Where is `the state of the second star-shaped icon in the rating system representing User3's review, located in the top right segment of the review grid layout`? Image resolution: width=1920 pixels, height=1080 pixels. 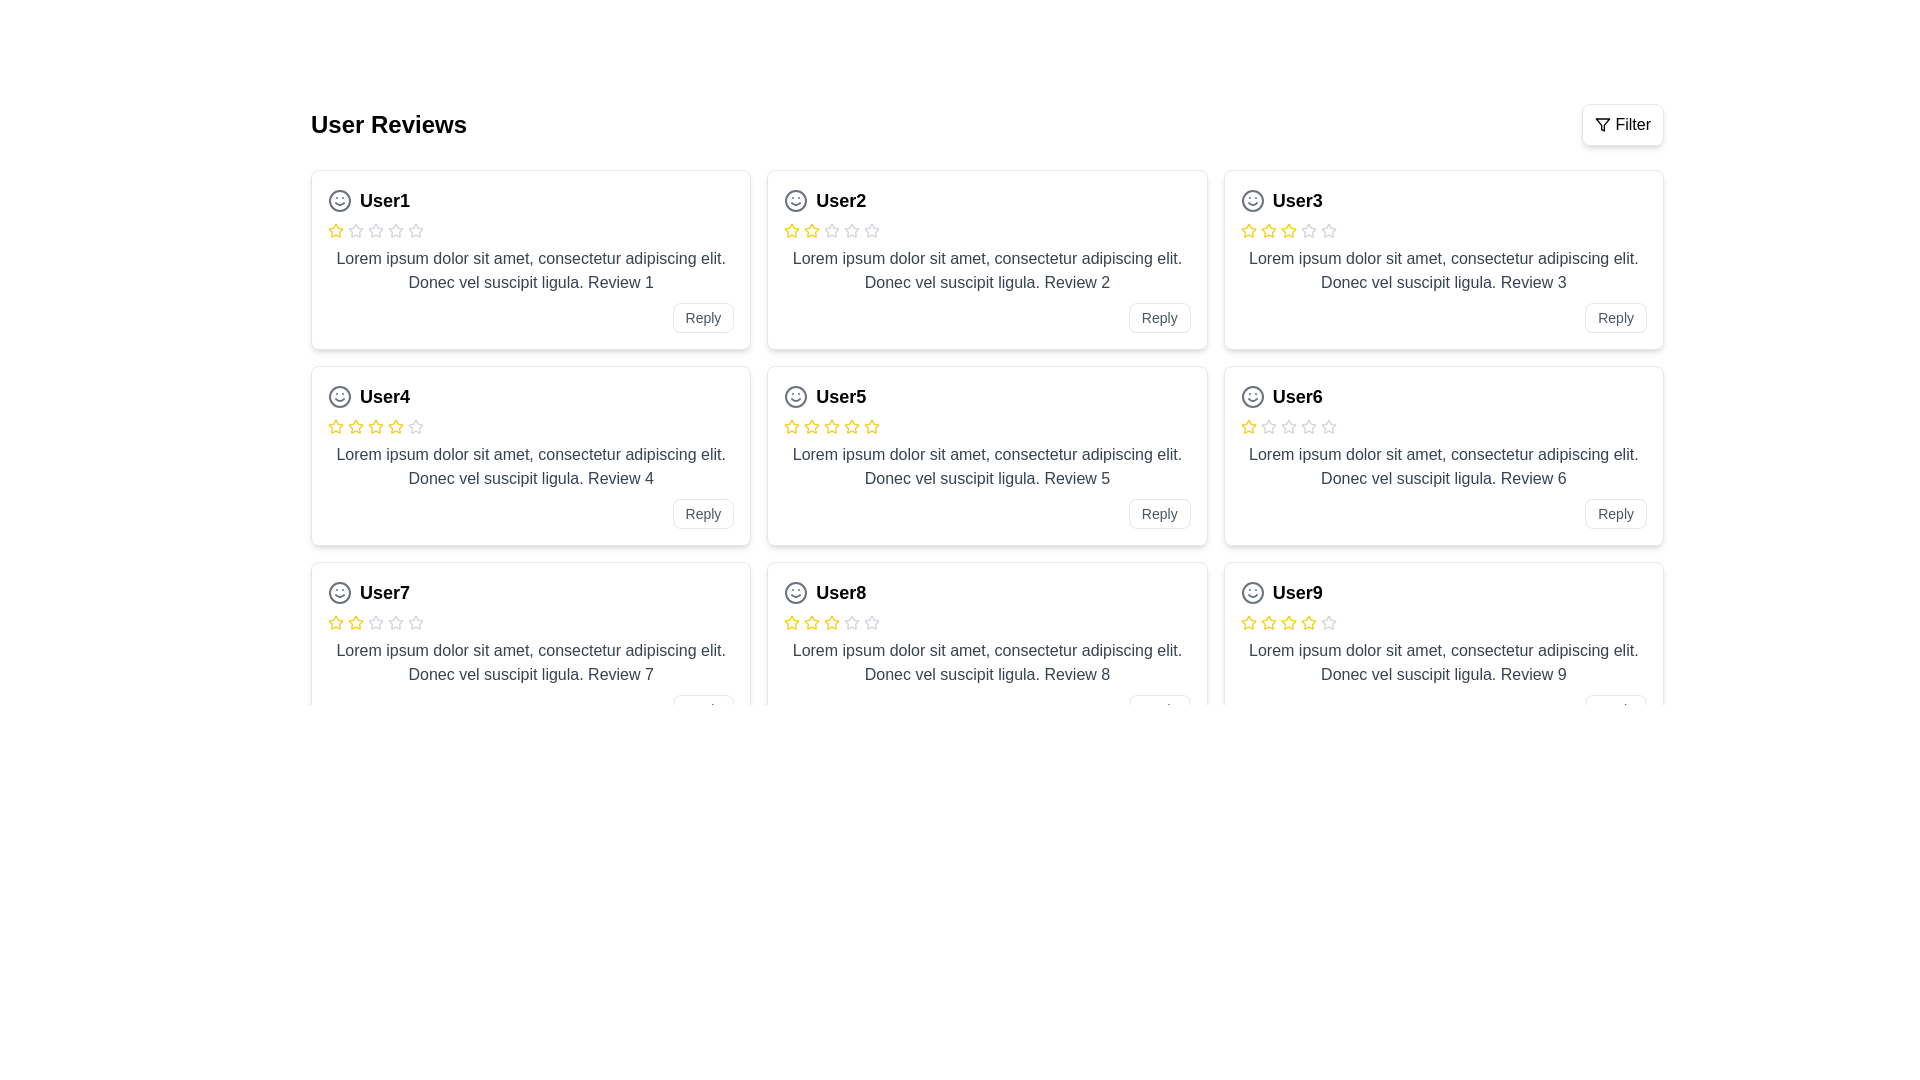
the state of the second star-shaped icon in the rating system representing User3's review, located in the top right segment of the review grid layout is located at coordinates (1267, 230).